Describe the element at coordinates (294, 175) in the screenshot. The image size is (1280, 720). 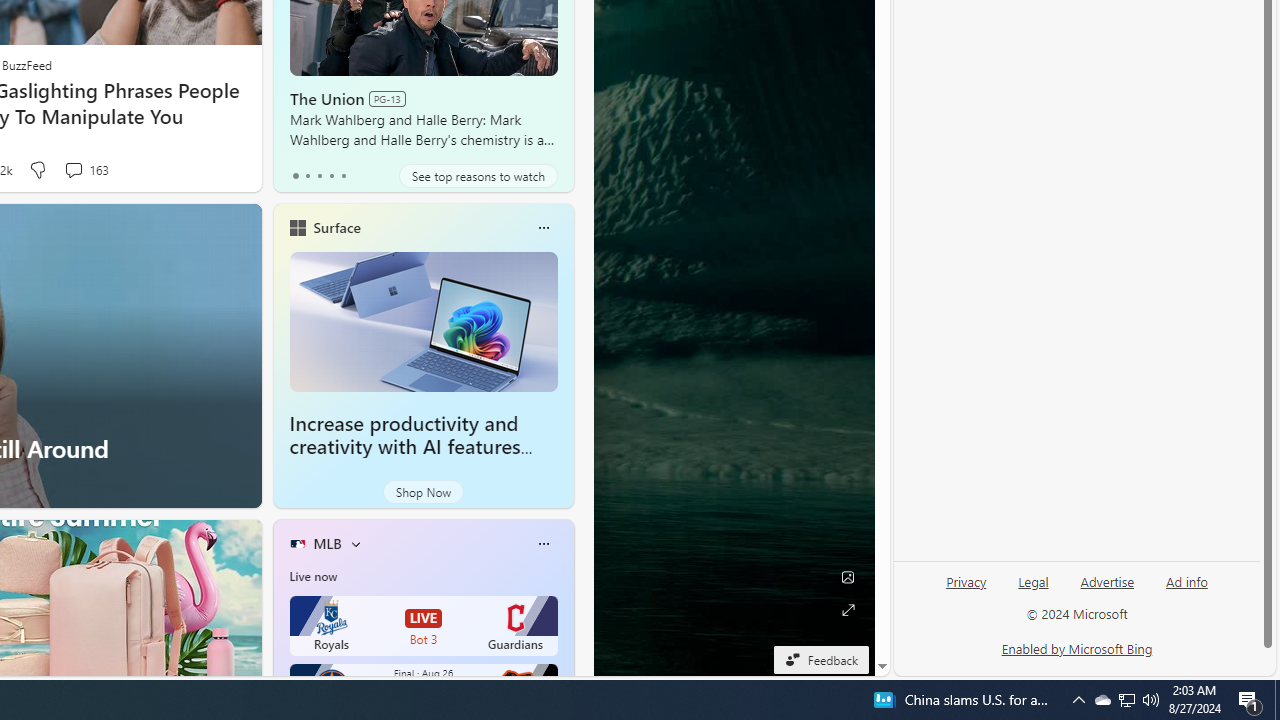
I see `'tab-0'` at that location.